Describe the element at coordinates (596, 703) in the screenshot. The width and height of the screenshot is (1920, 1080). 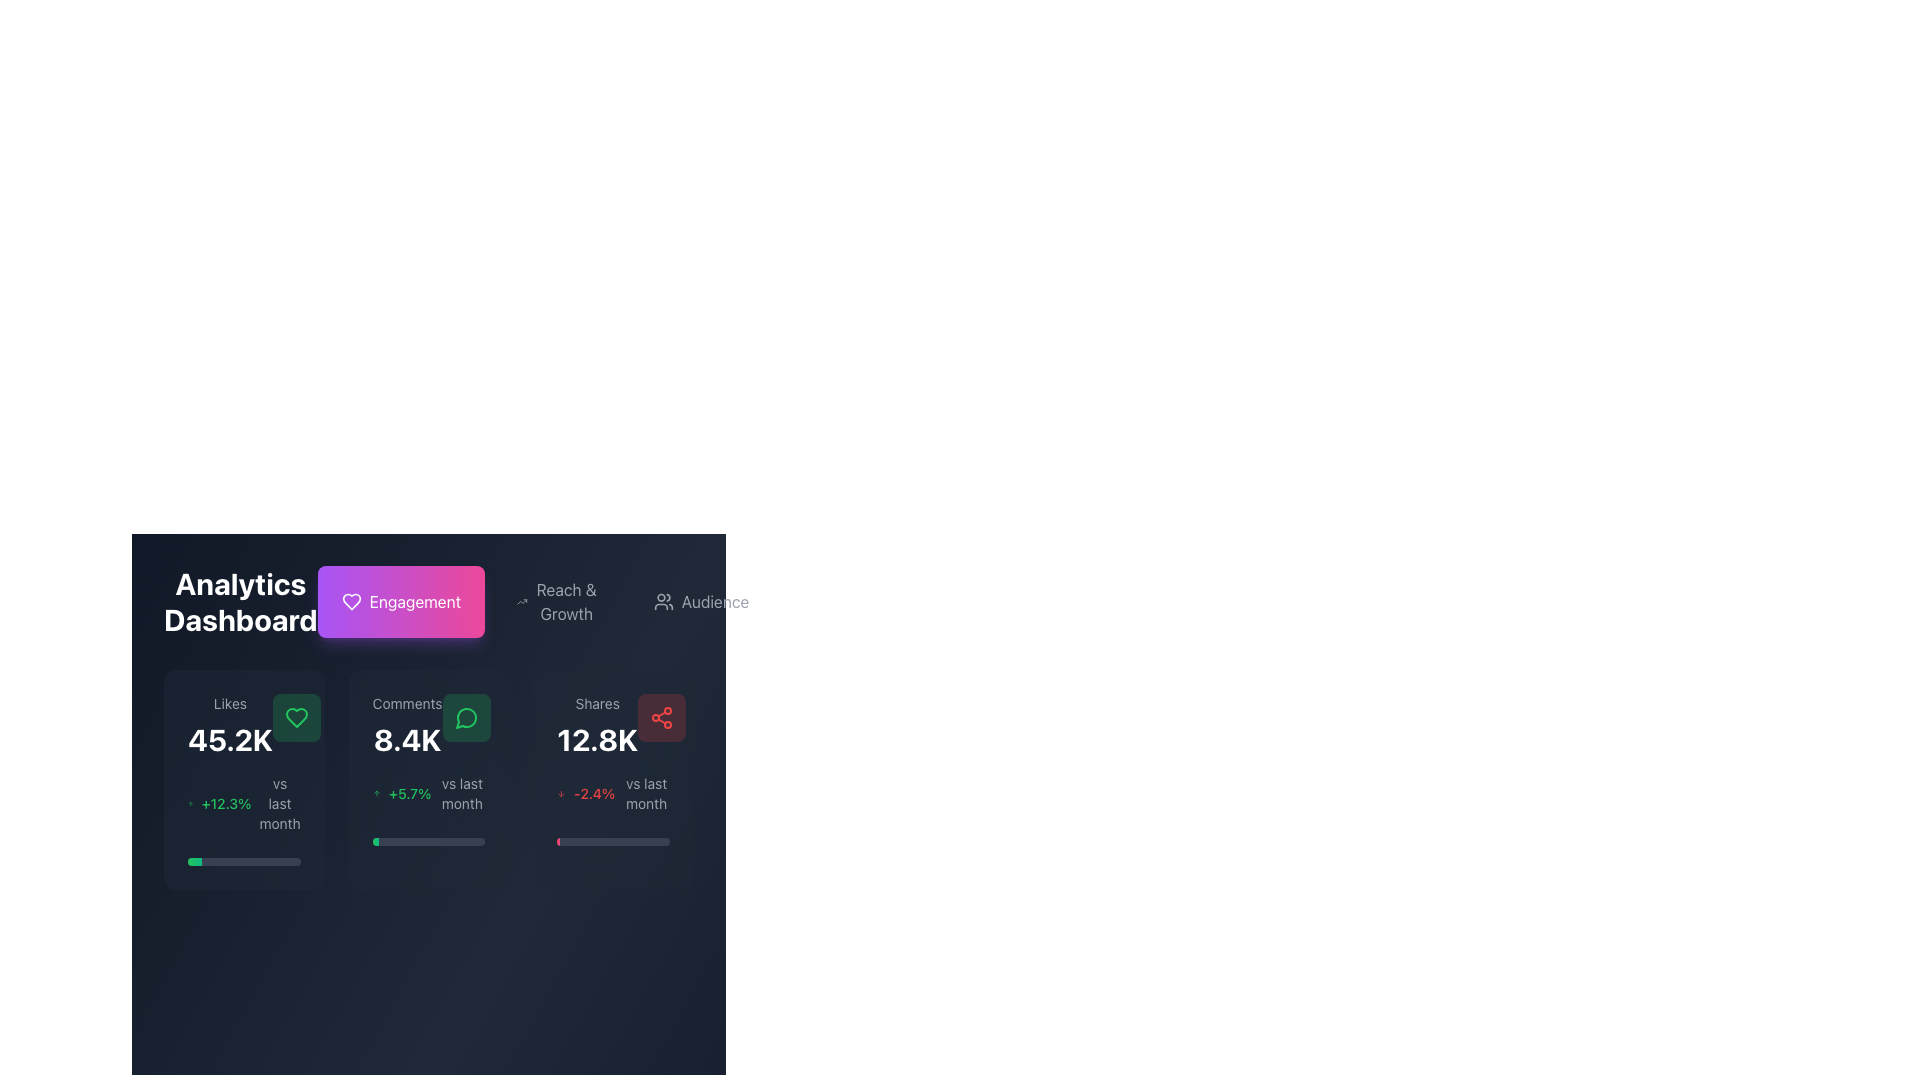
I see `the label that describes the metric displayed below it in the analytics dashboard, positioned above the bold number '12.8K' representing 'Shares' in the third analytics card from the left` at that location.